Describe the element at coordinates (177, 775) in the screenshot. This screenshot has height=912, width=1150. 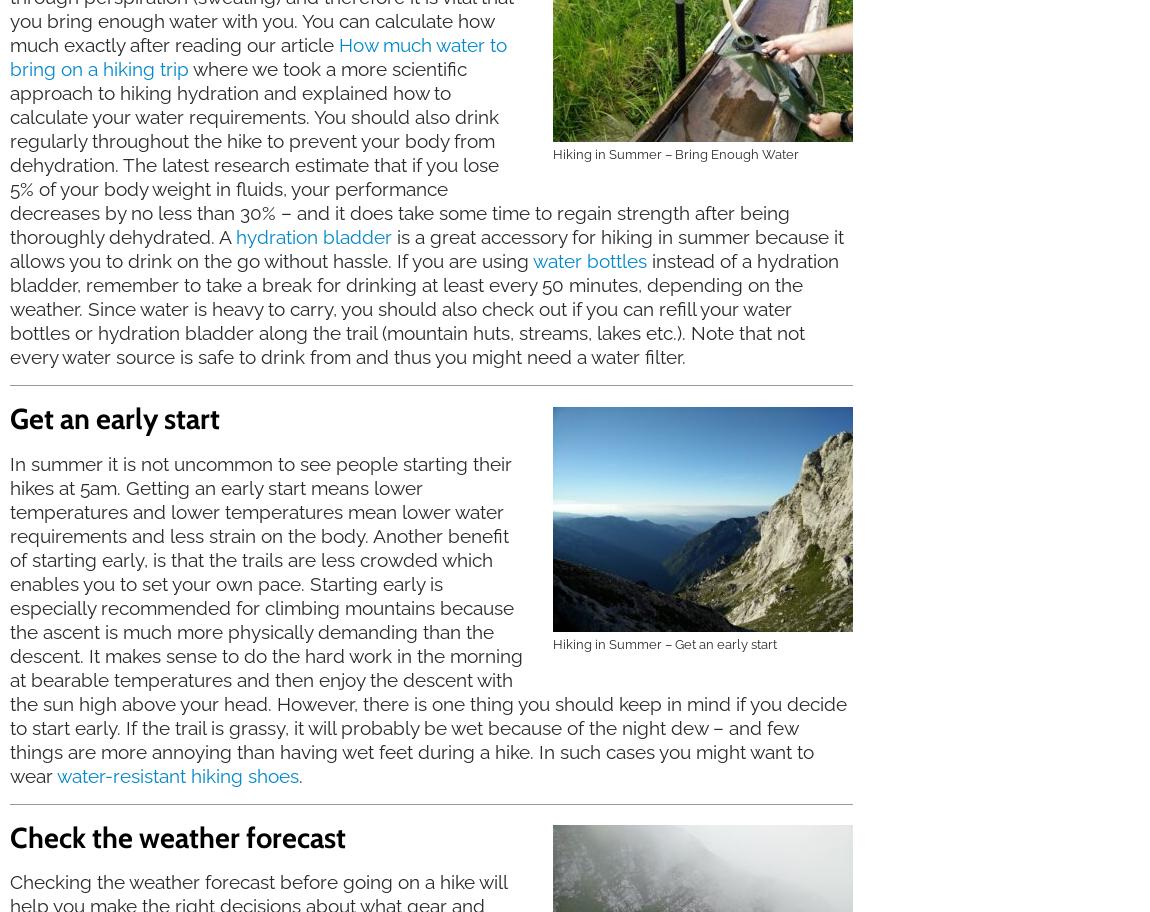
I see `'water-resistant hiking shoes'` at that location.